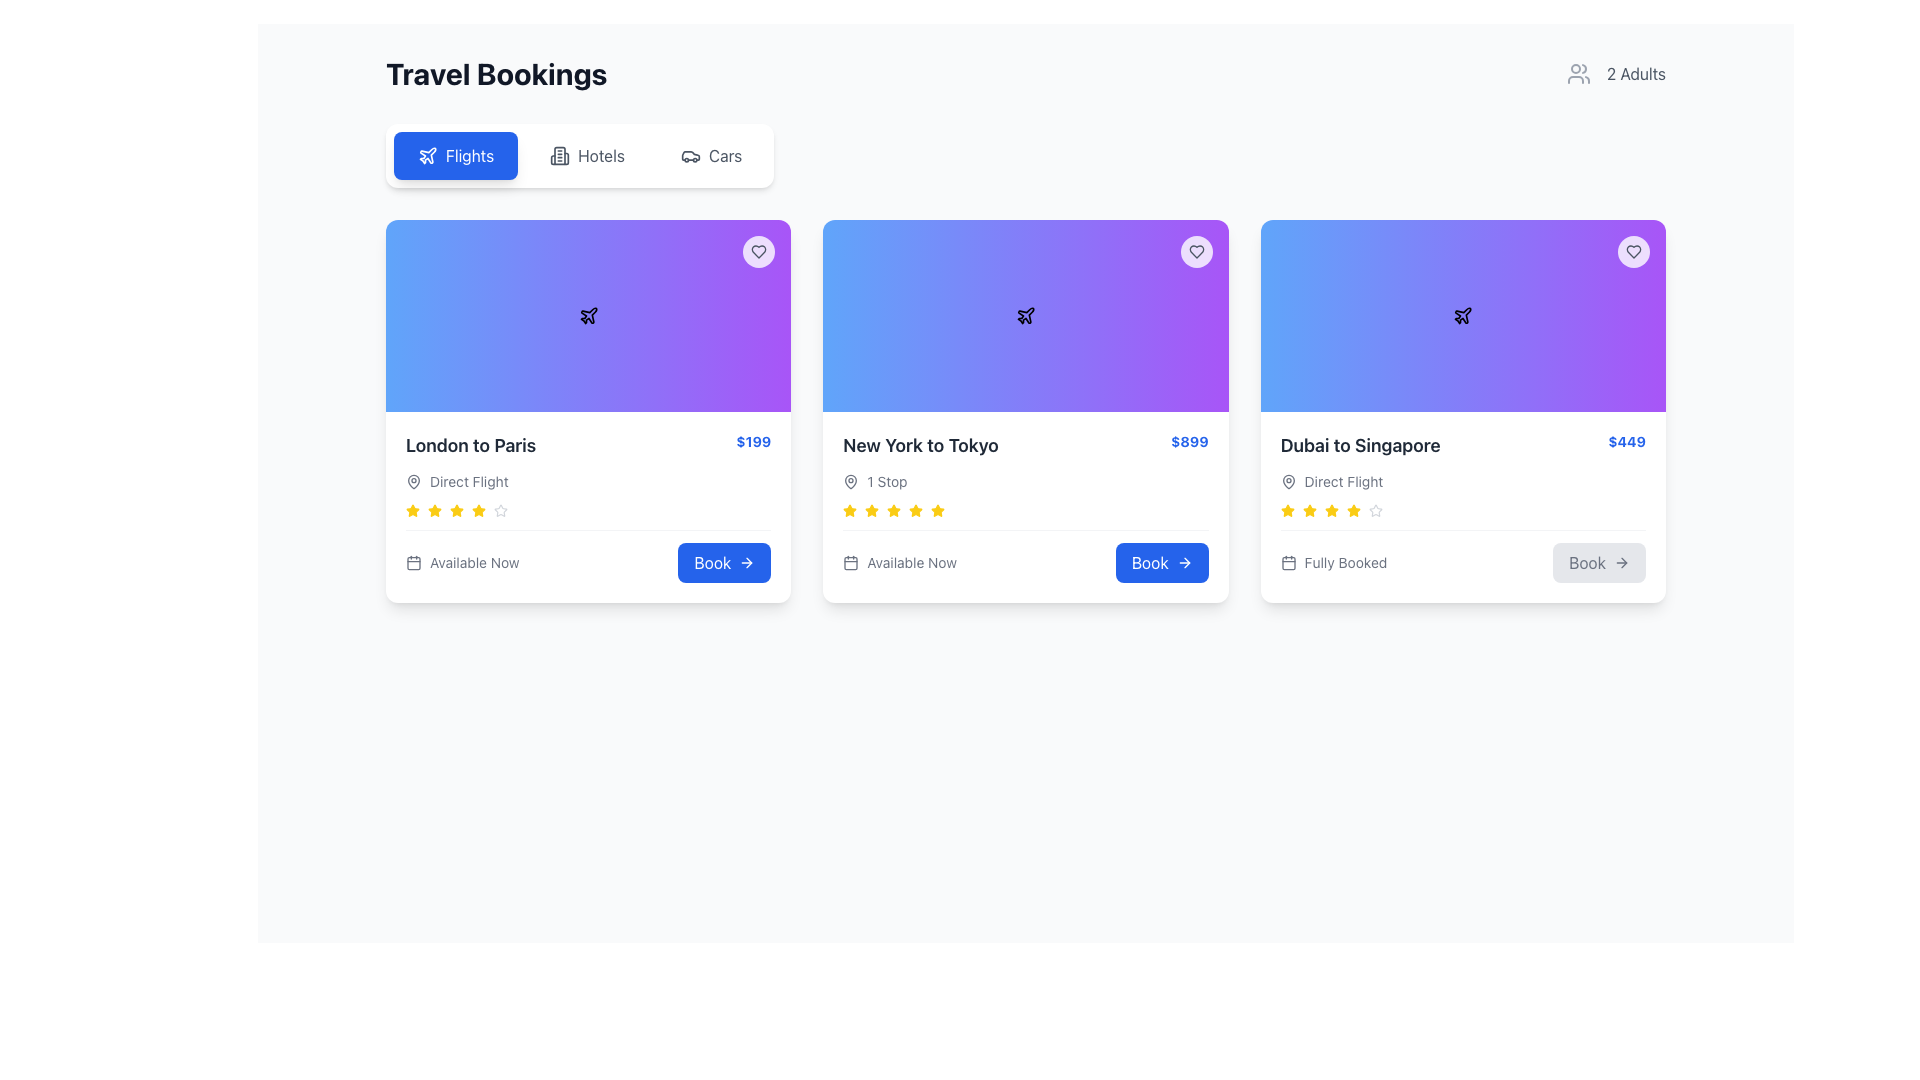  I want to click on the airplane icon which is centrally positioned within the third card that details a trip from Dubai to Singapore, so click(1463, 315).